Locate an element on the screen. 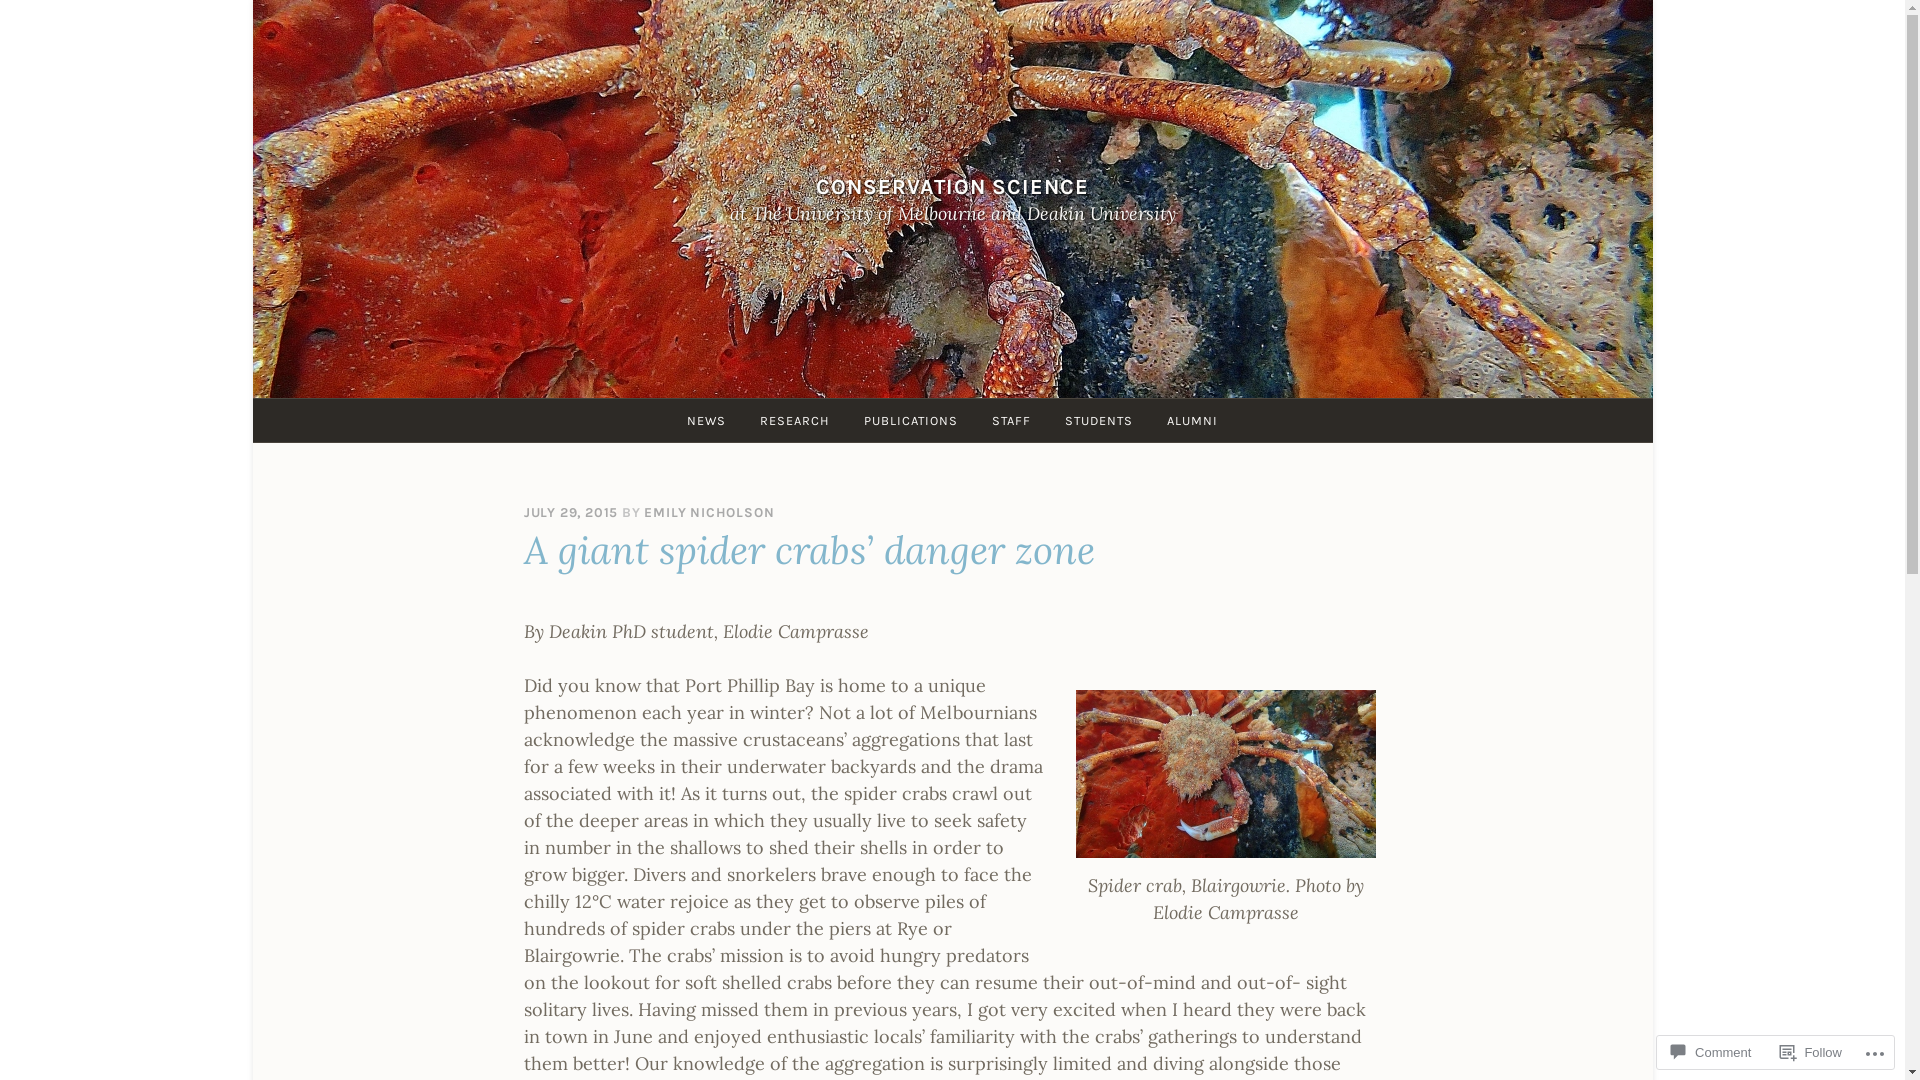 The height and width of the screenshot is (1080, 1920). 'STAFF' is located at coordinates (1011, 419).